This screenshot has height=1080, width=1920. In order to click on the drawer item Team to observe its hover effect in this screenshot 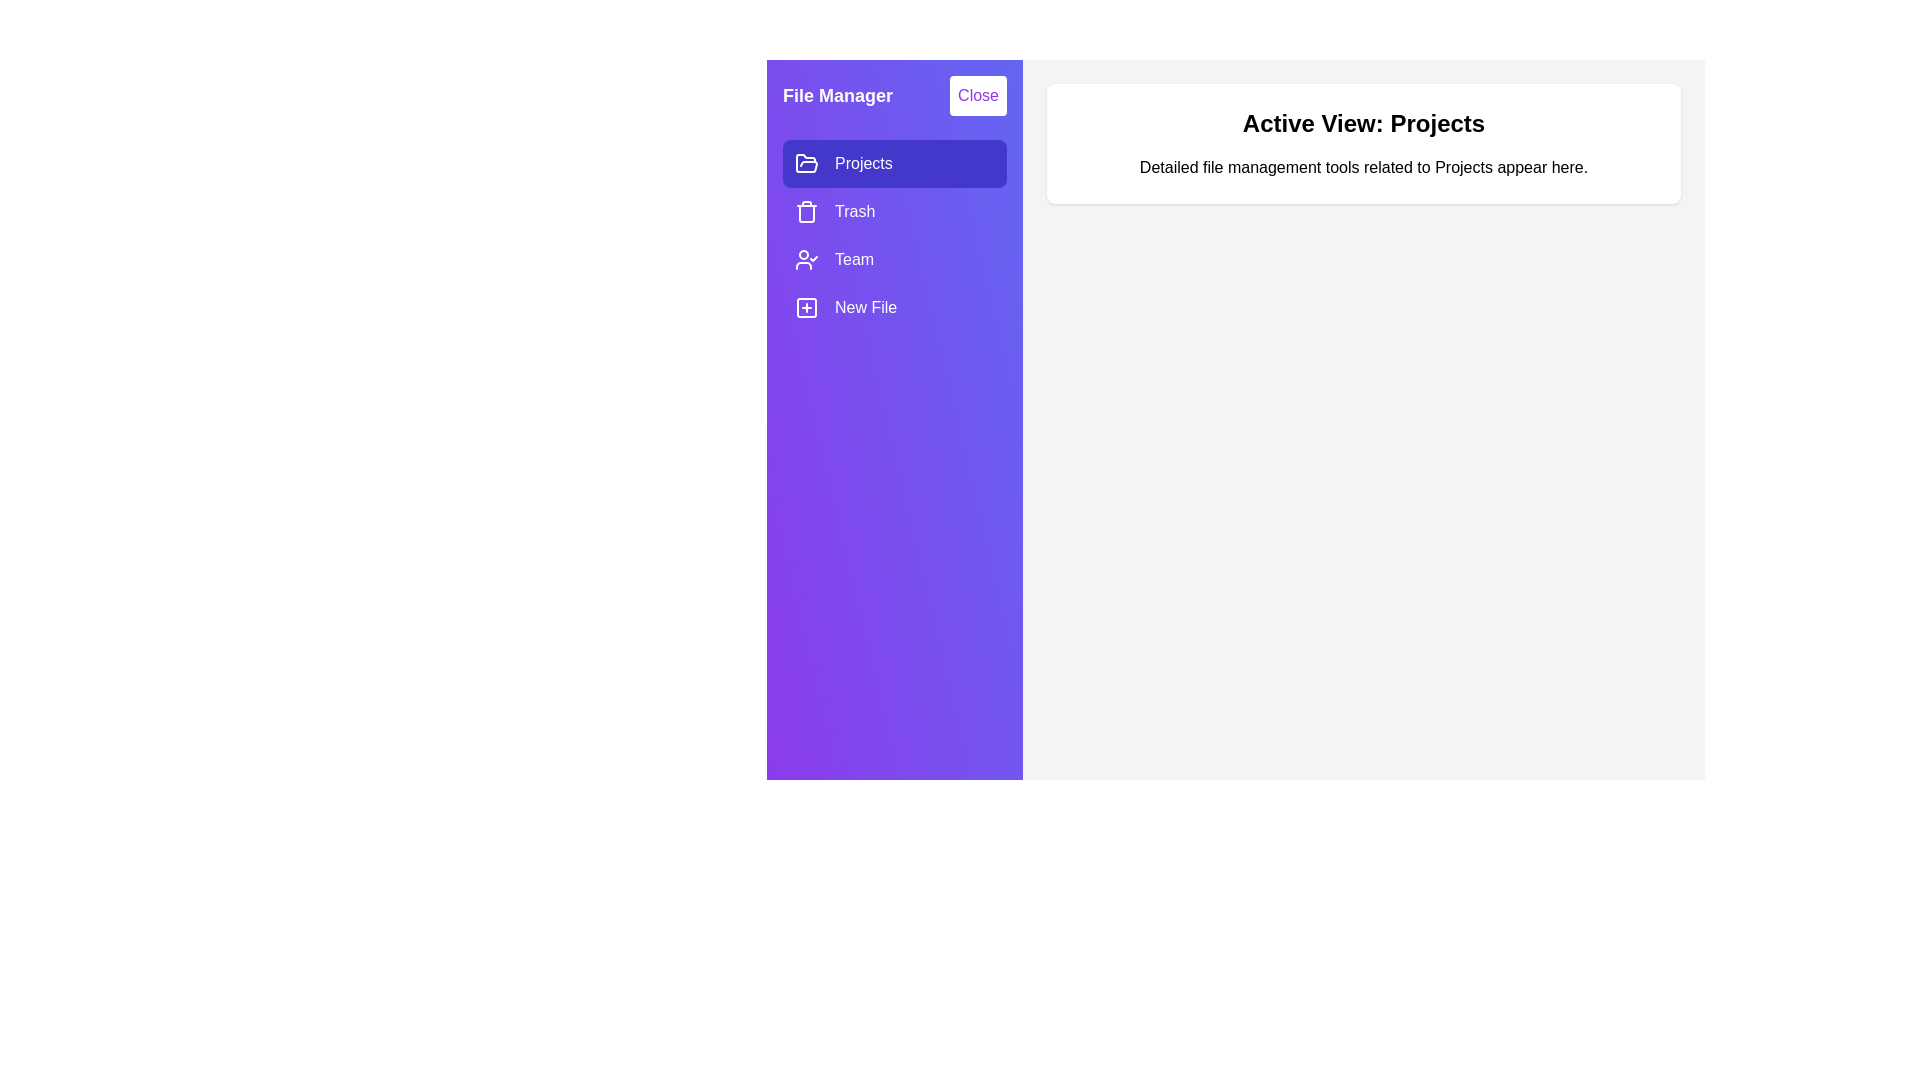, I will do `click(893, 258)`.